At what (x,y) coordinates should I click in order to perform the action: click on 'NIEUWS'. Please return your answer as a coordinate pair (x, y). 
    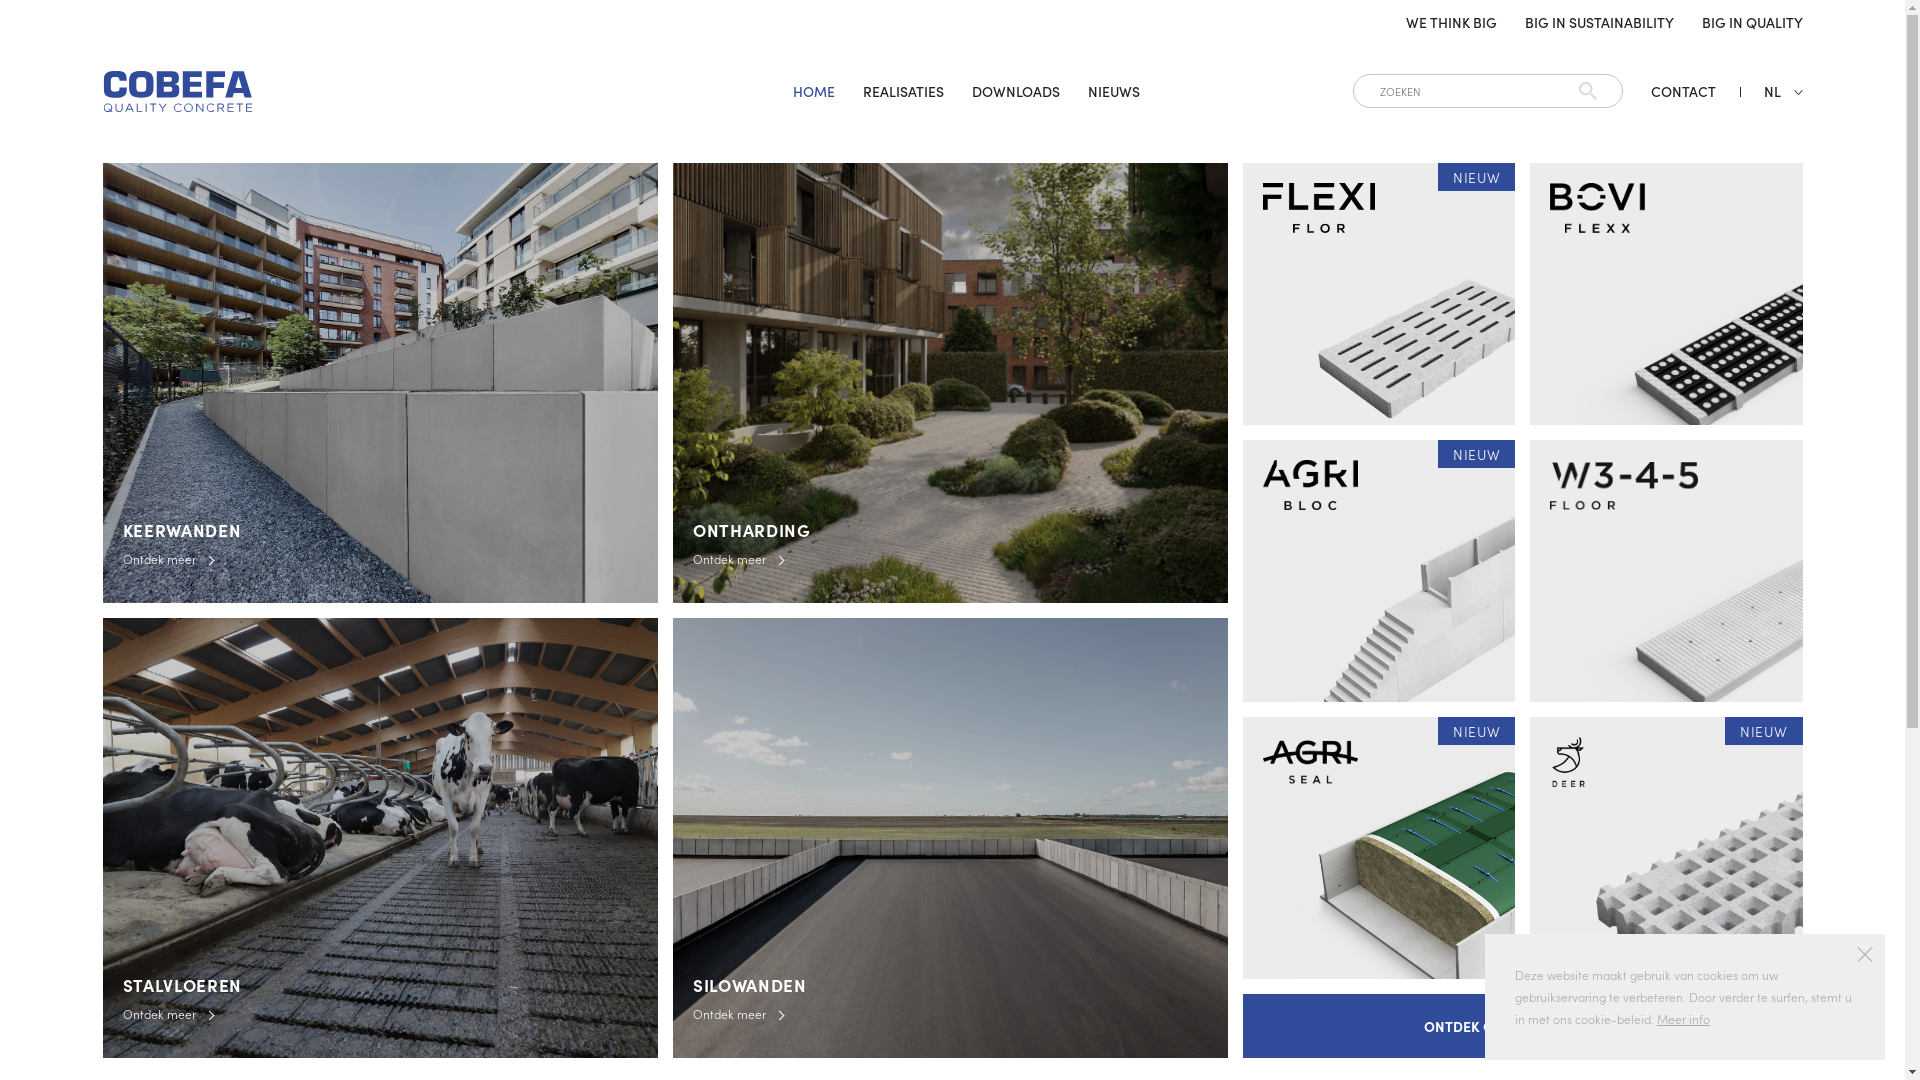
    Looking at the image, I should click on (1112, 91).